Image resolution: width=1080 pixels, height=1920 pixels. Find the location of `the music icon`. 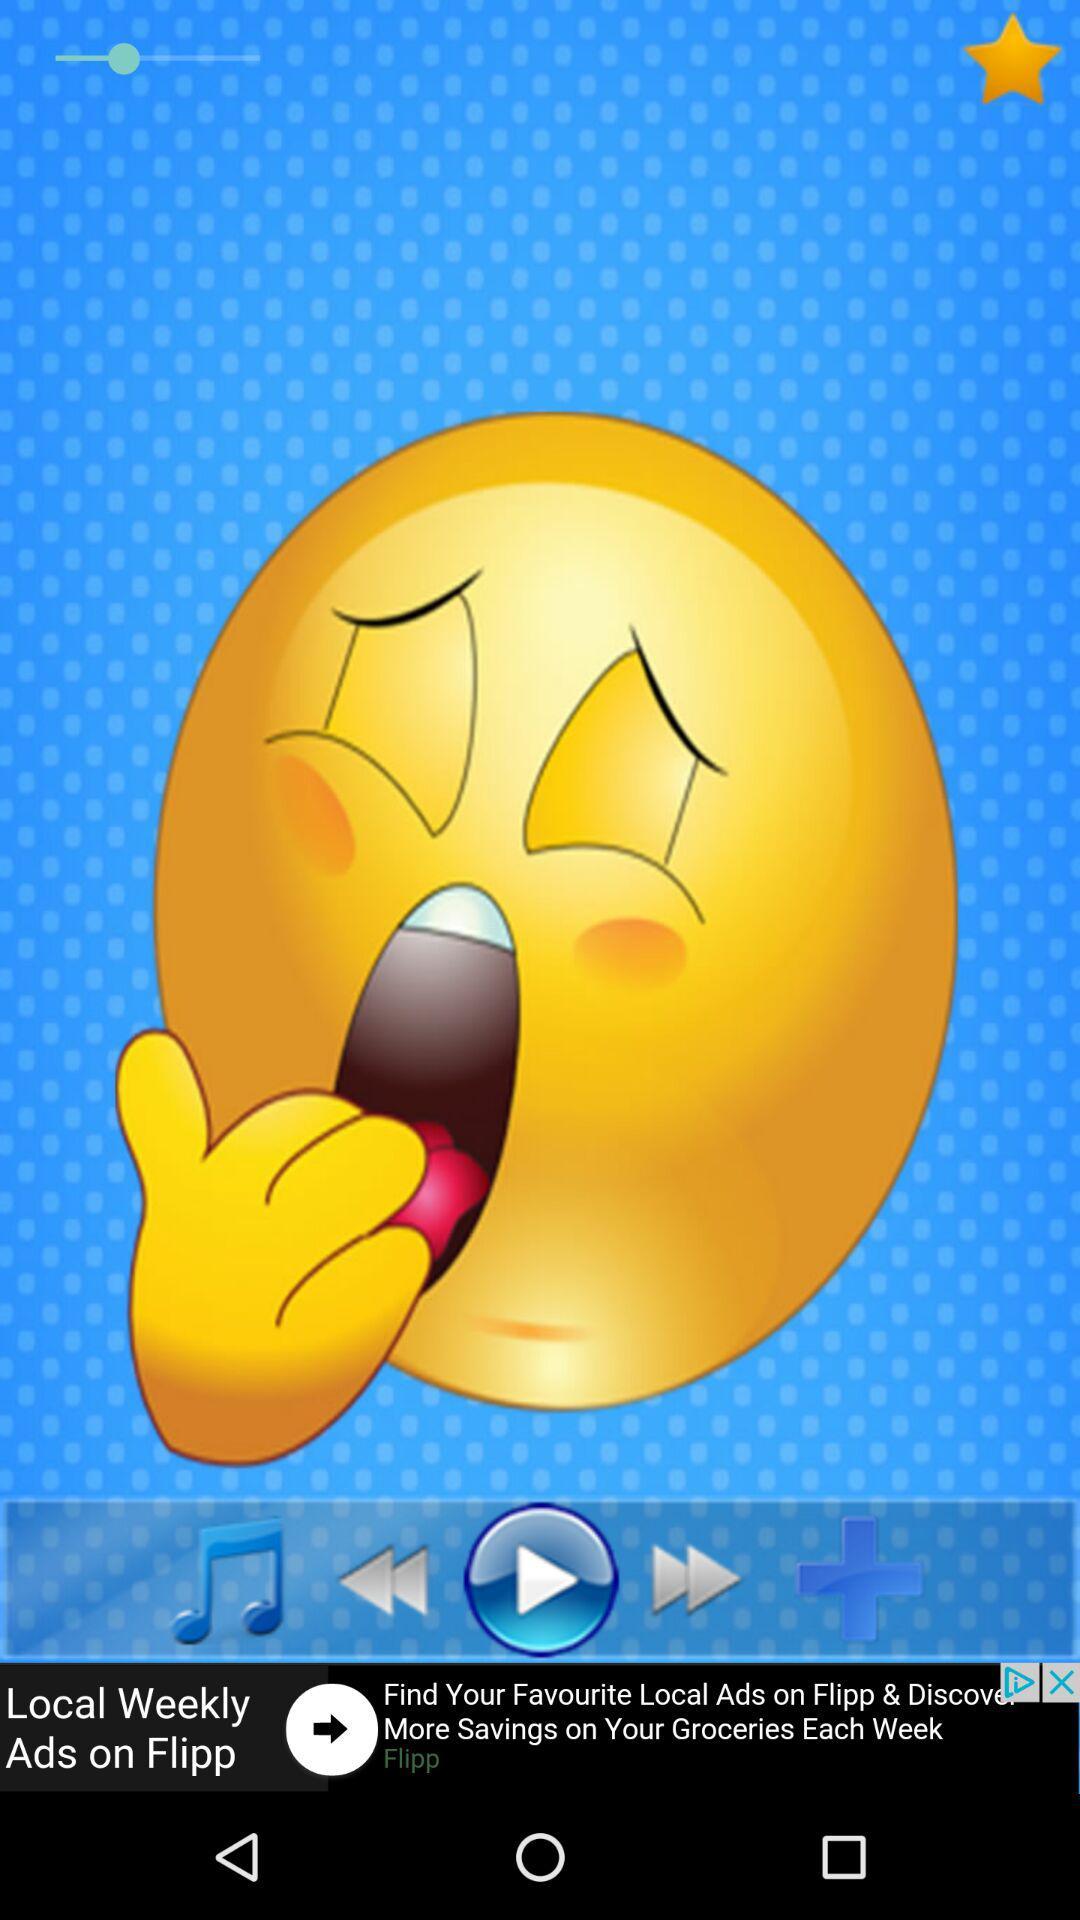

the music icon is located at coordinates (204, 1577).